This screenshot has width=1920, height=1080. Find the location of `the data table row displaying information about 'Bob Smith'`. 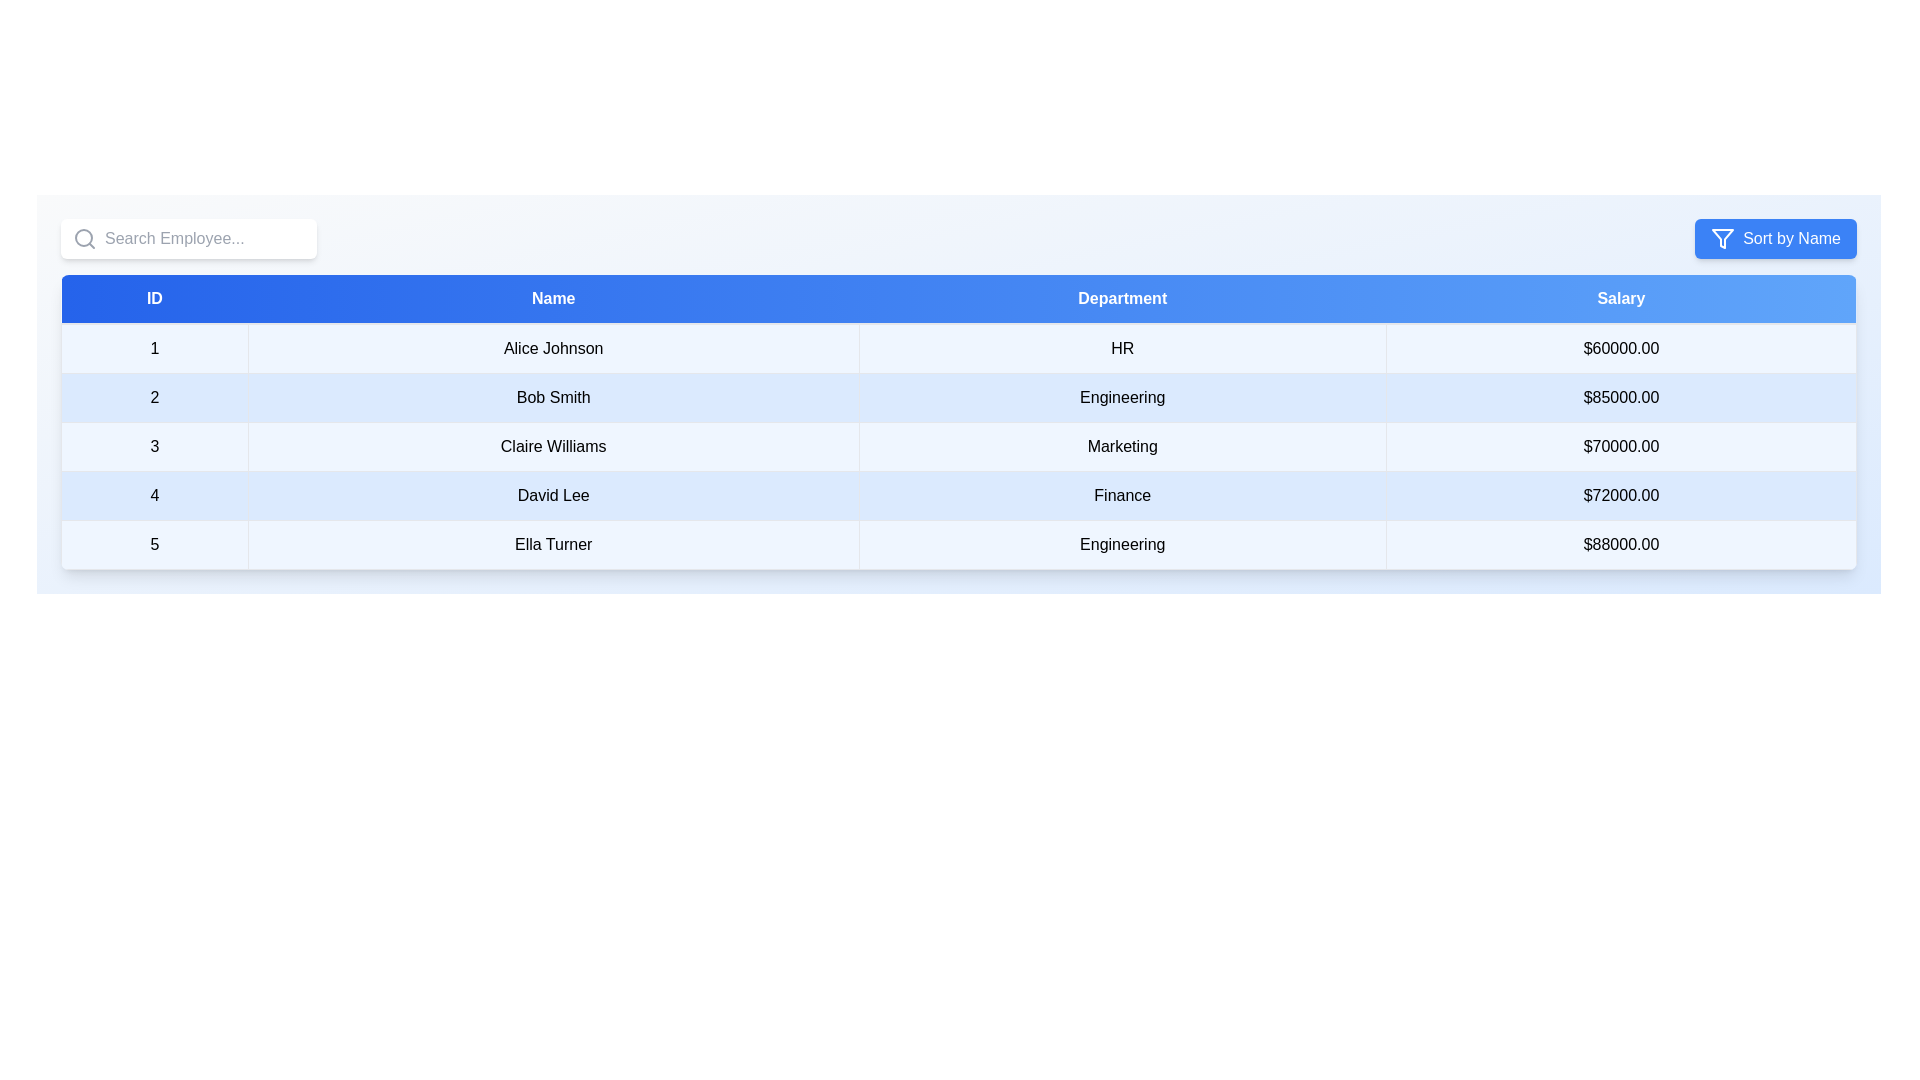

the data table row displaying information about 'Bob Smith' is located at coordinates (958, 397).